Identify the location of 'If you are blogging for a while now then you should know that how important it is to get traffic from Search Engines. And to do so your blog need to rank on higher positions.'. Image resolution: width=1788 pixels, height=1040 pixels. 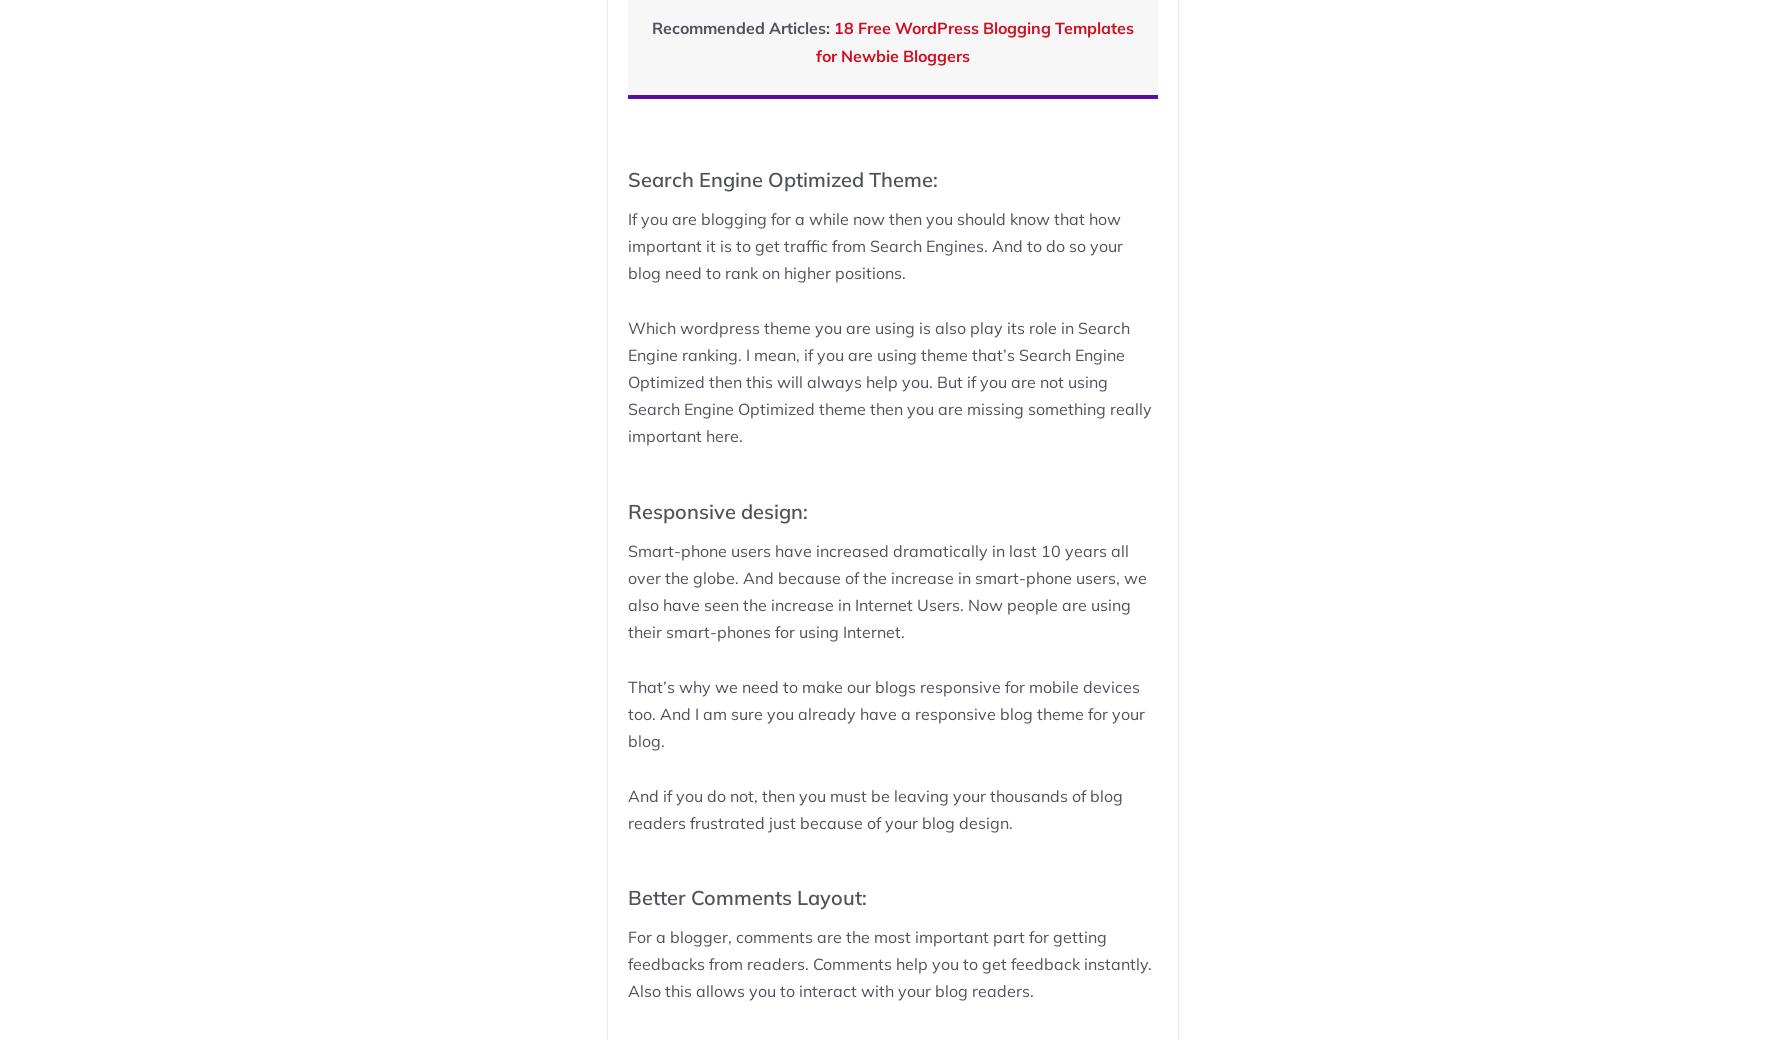
(873, 245).